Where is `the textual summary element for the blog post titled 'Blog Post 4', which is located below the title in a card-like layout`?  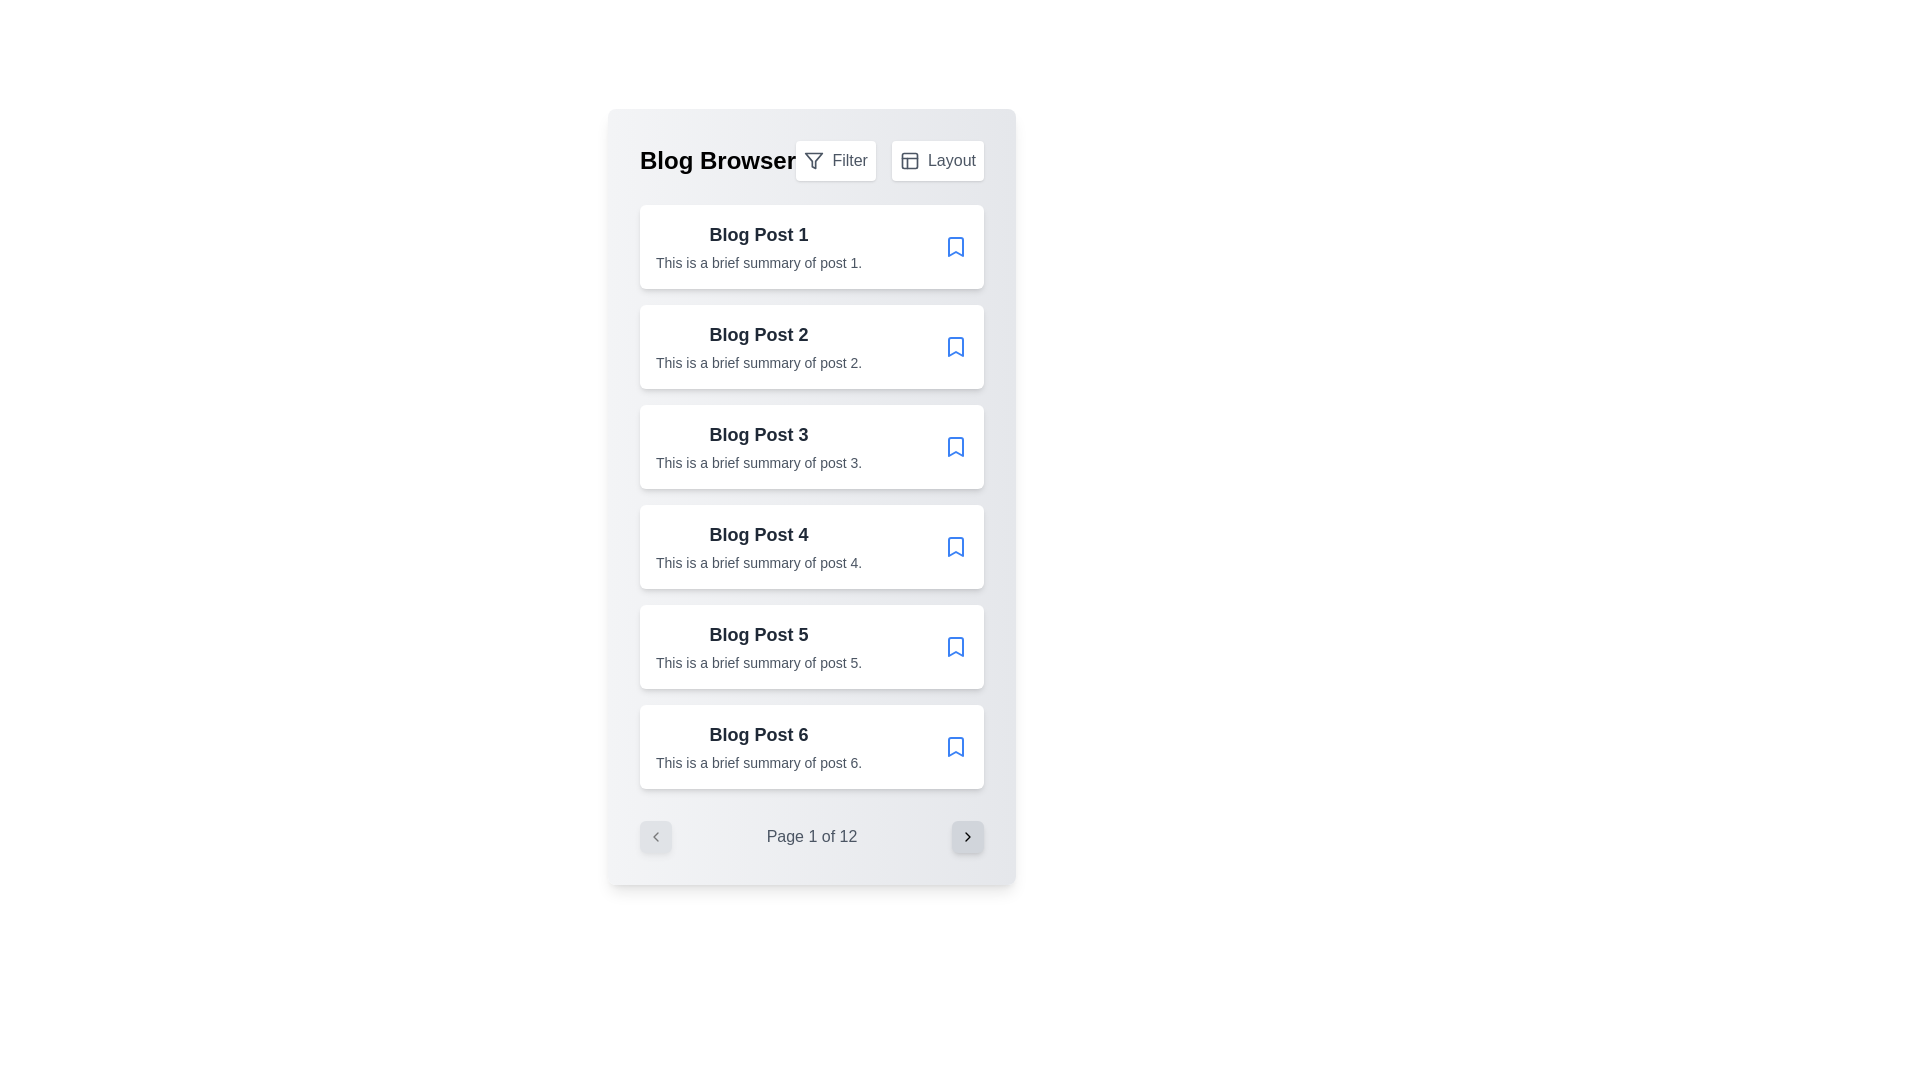
the textual summary element for the blog post titled 'Blog Post 4', which is located below the title in a card-like layout is located at coordinates (758, 563).